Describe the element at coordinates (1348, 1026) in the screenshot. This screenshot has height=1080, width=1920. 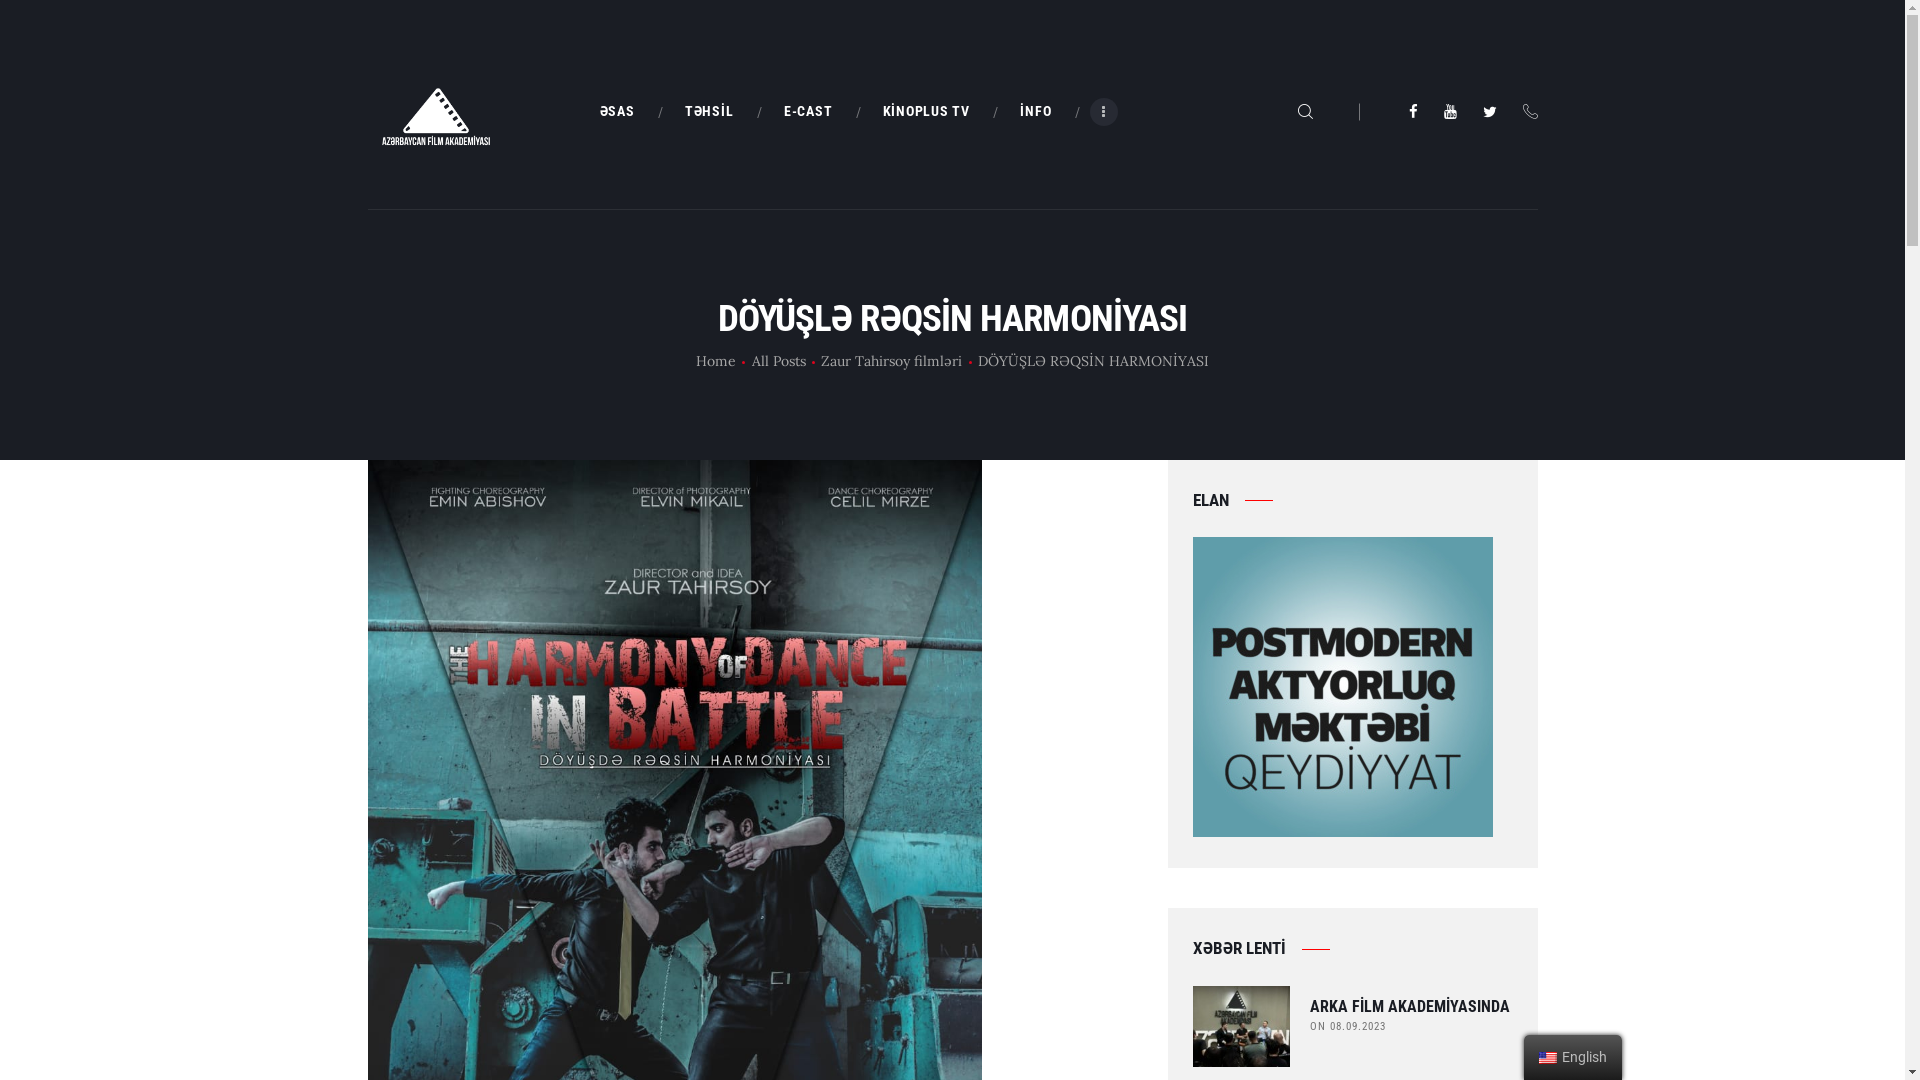
I see `'ON 08.09.2023'` at that location.